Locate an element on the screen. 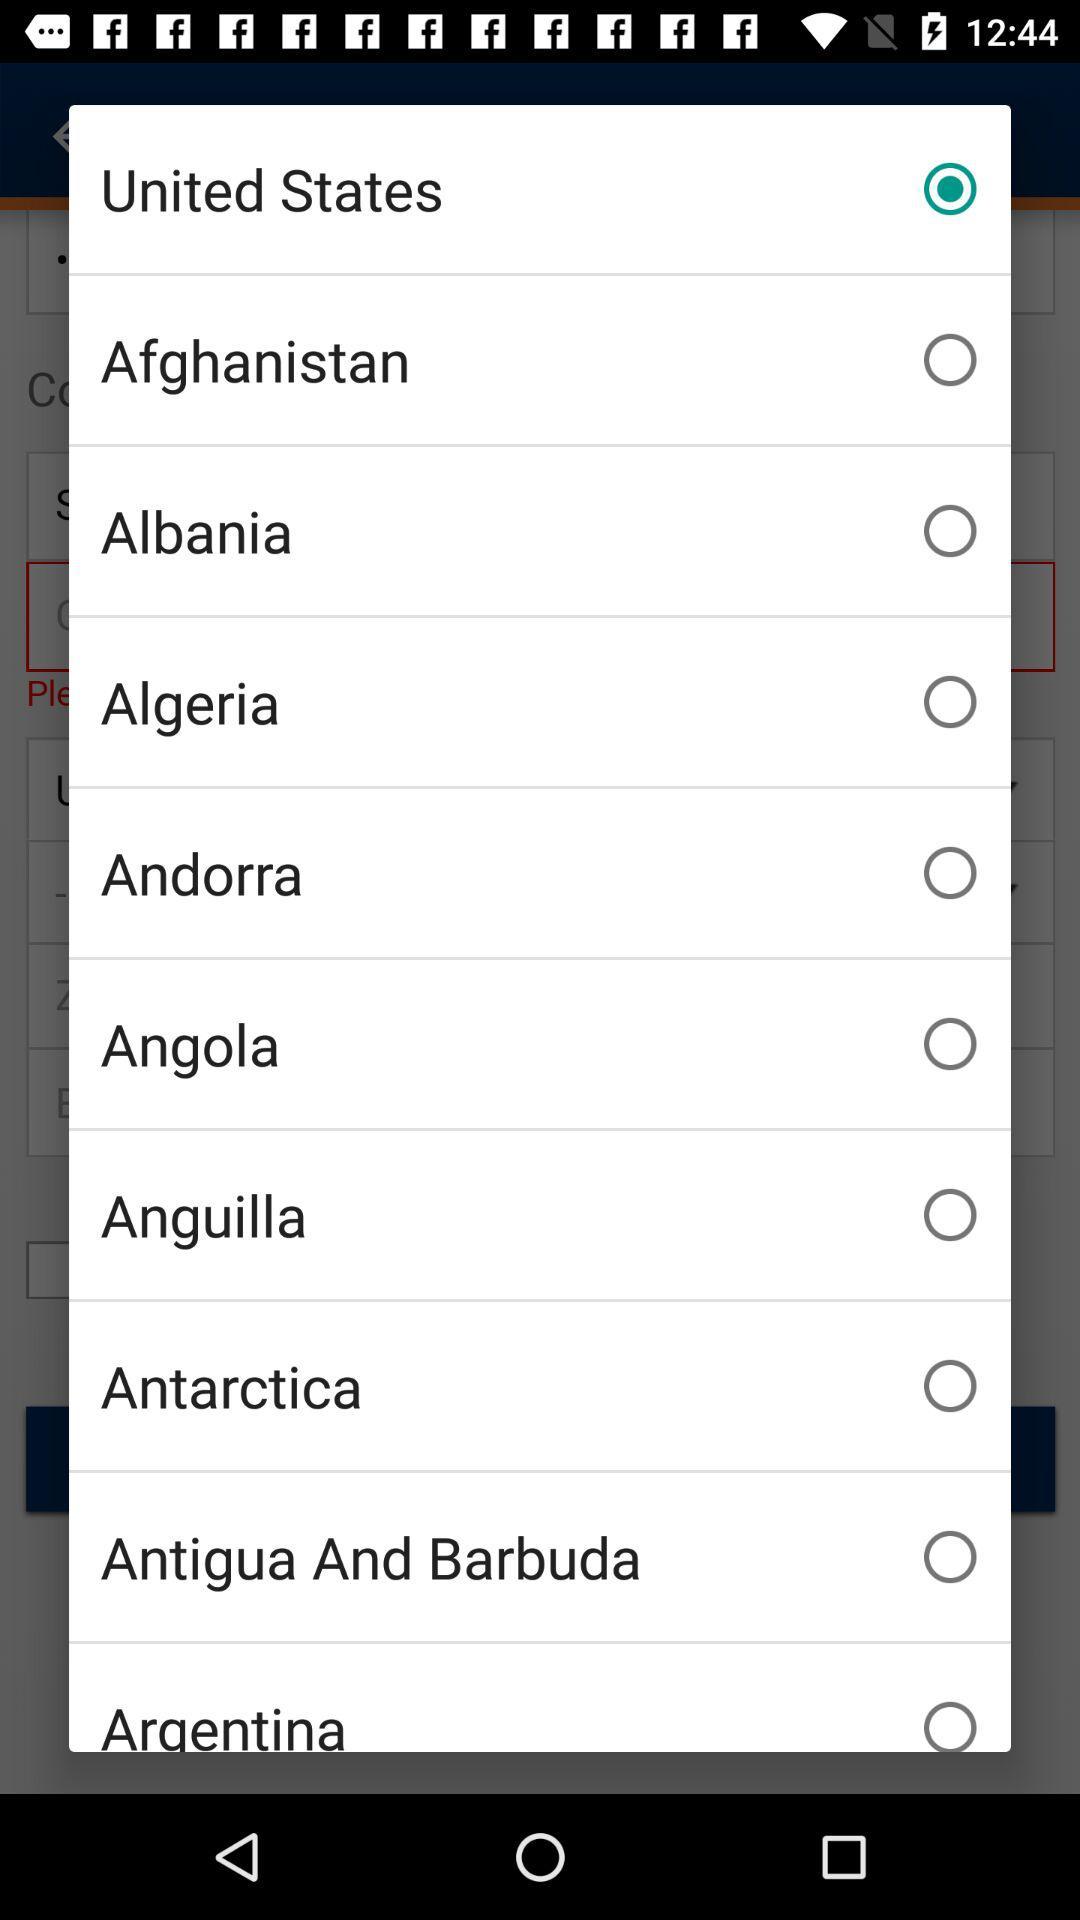 Image resolution: width=1080 pixels, height=1920 pixels. argentina is located at coordinates (540, 1697).